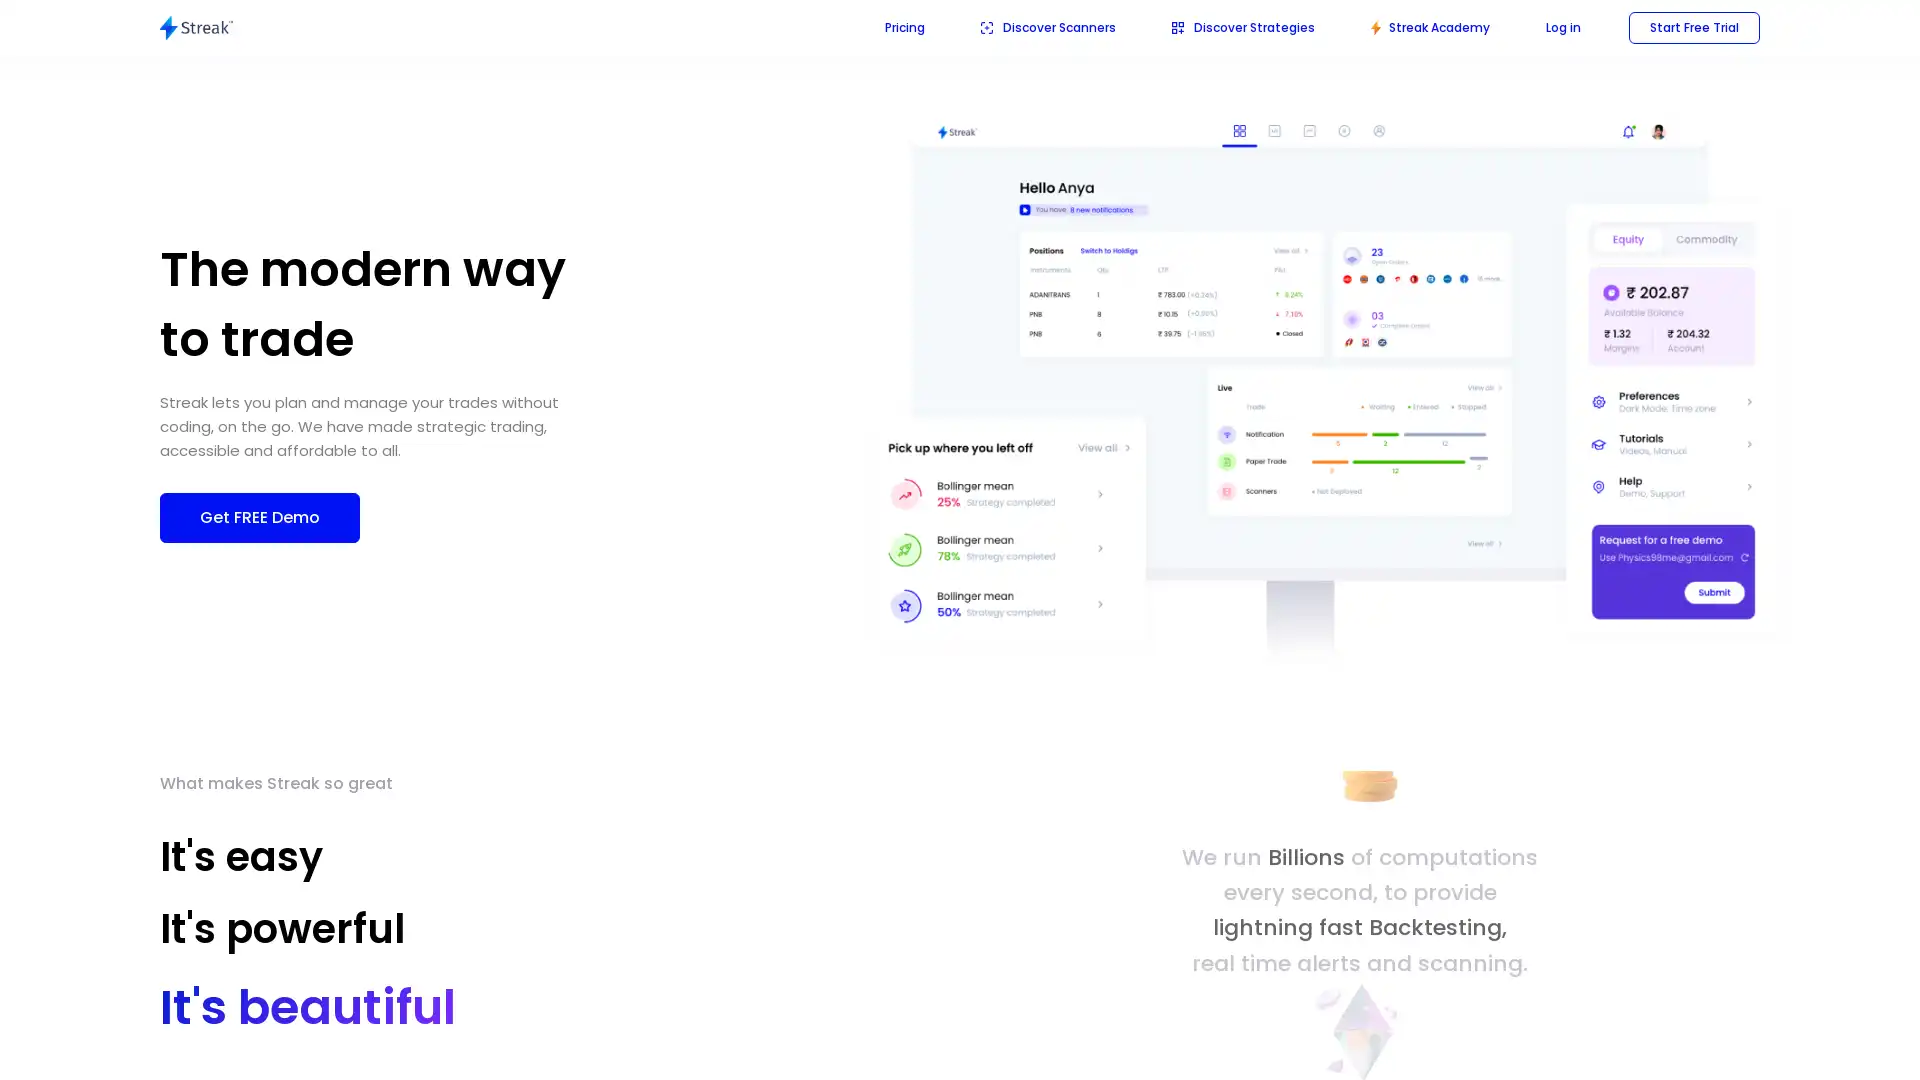  What do you see at coordinates (1693, 27) in the screenshot?
I see `Start Free Trial` at bounding box center [1693, 27].